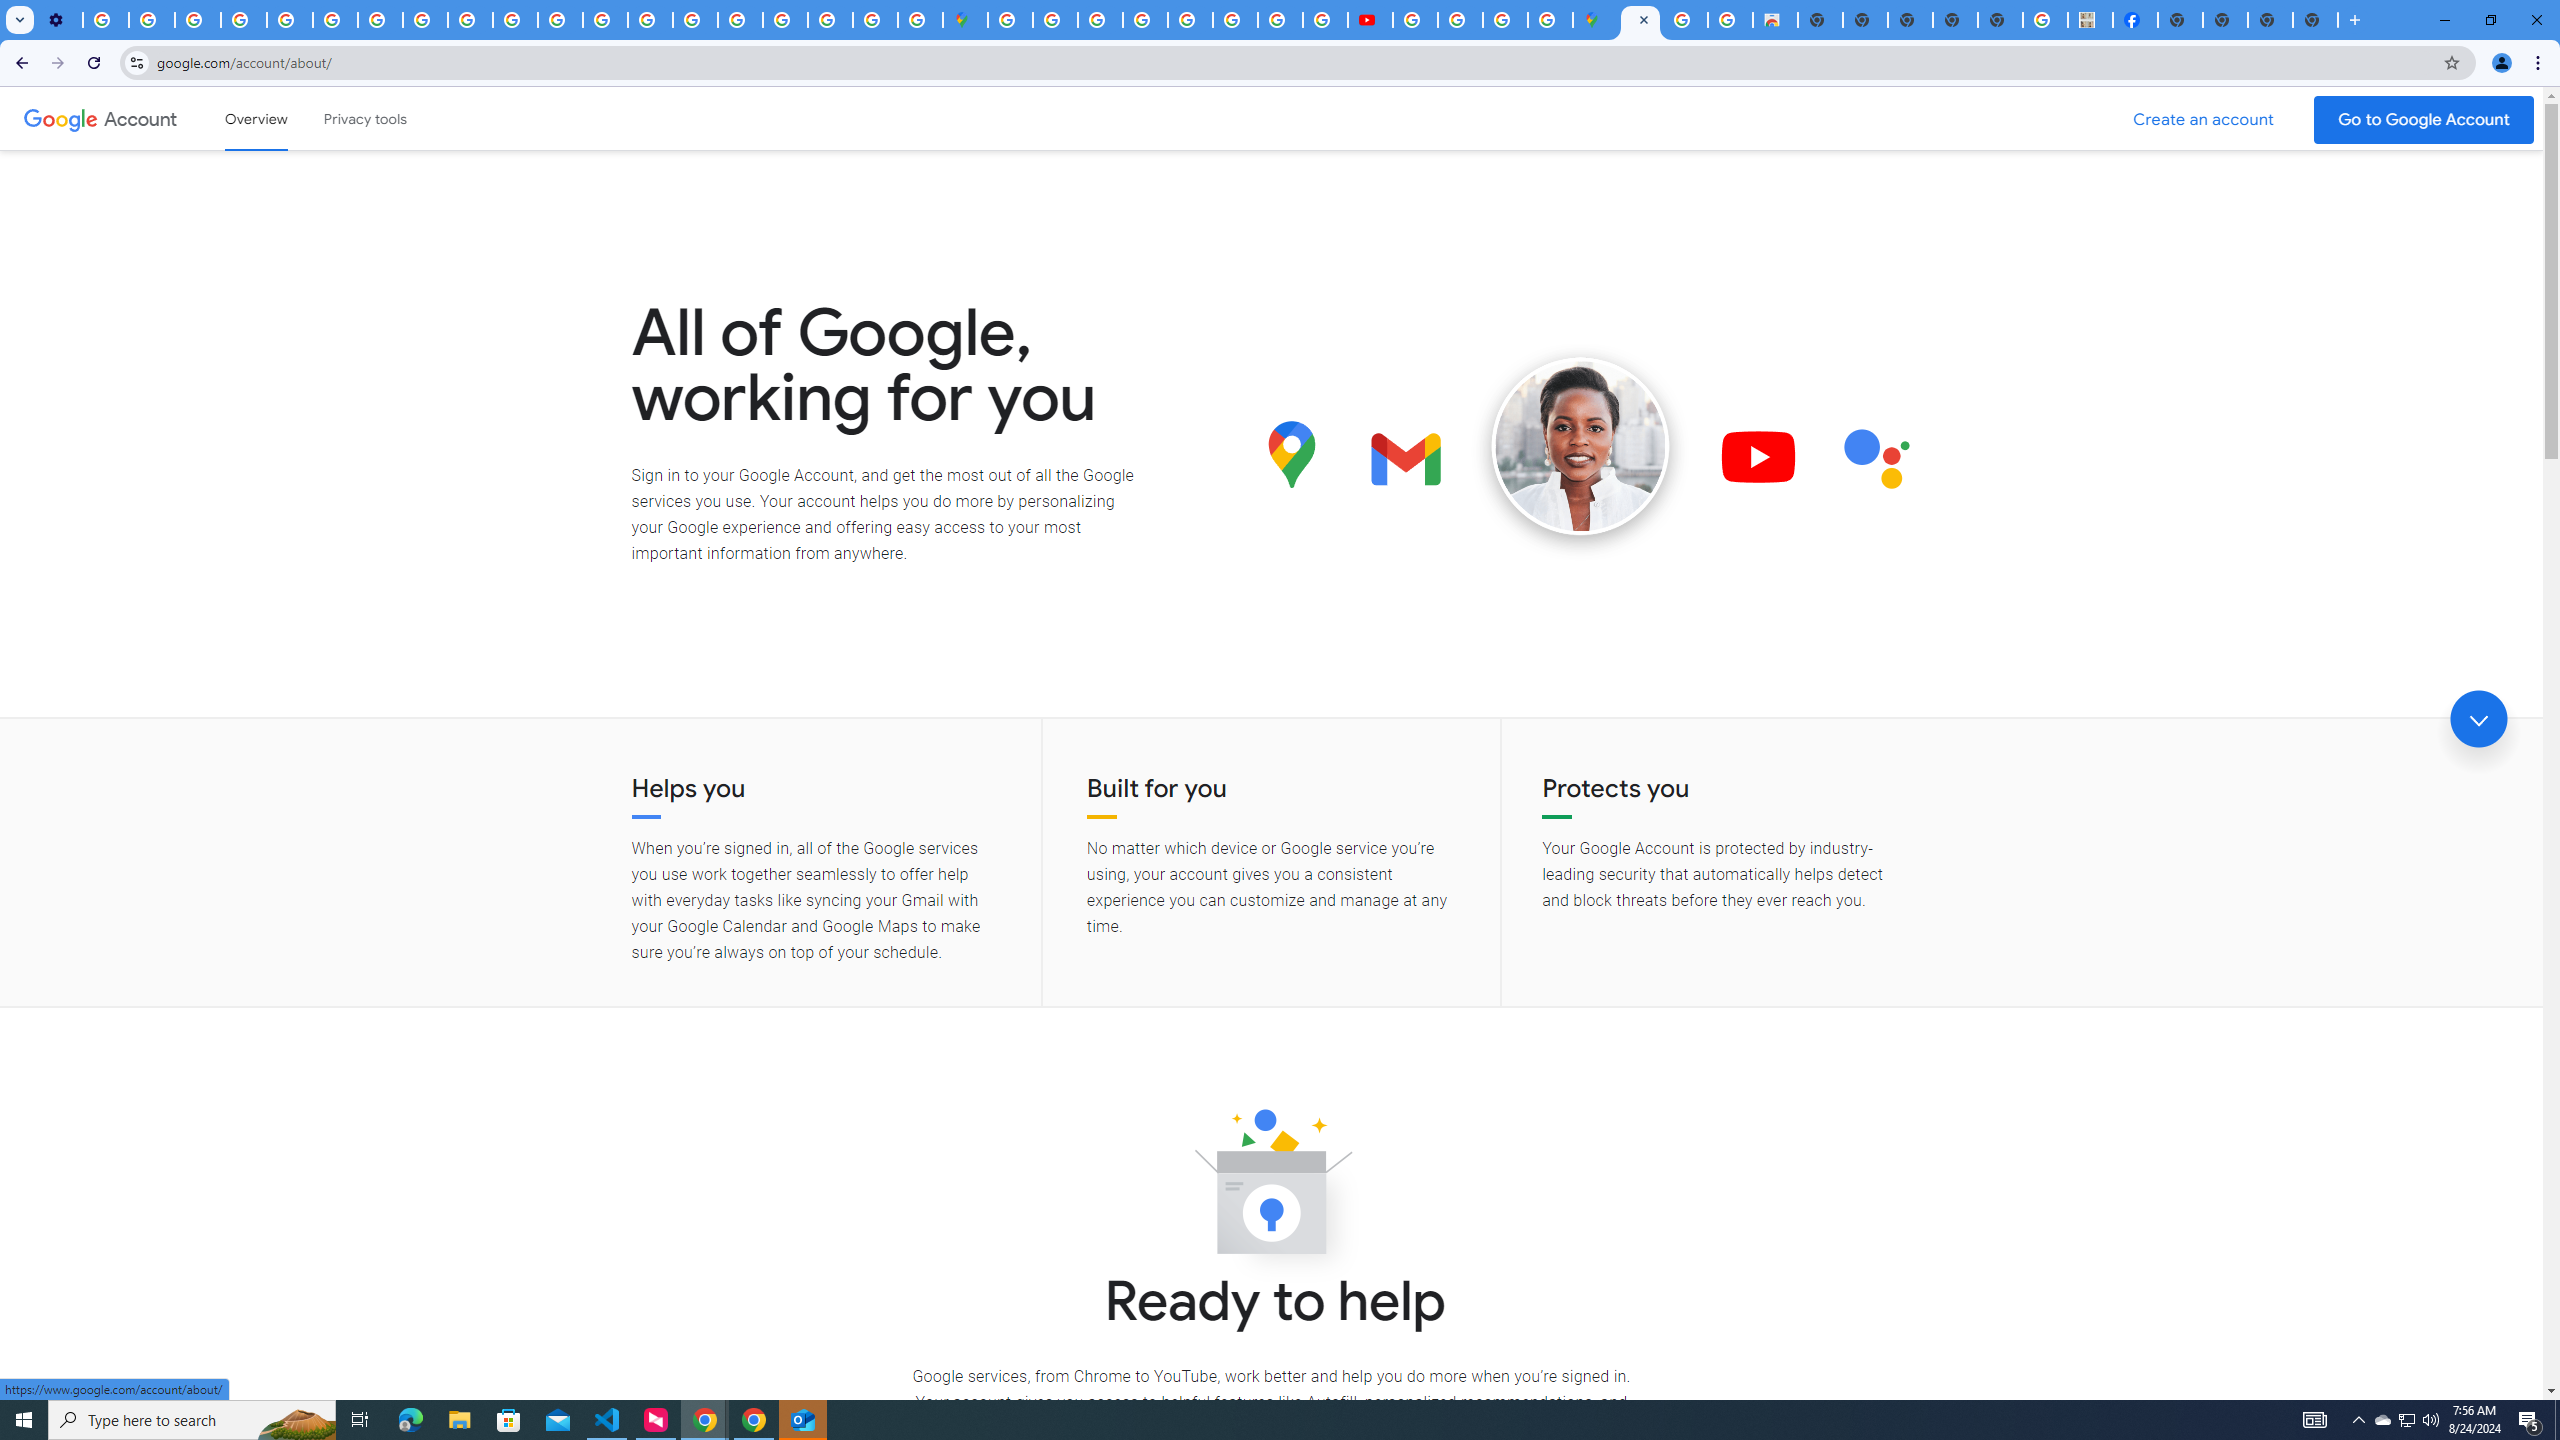 Image resolution: width=2560 pixels, height=1440 pixels. What do you see at coordinates (2443, 19) in the screenshot?
I see `'Minimize'` at bounding box center [2443, 19].